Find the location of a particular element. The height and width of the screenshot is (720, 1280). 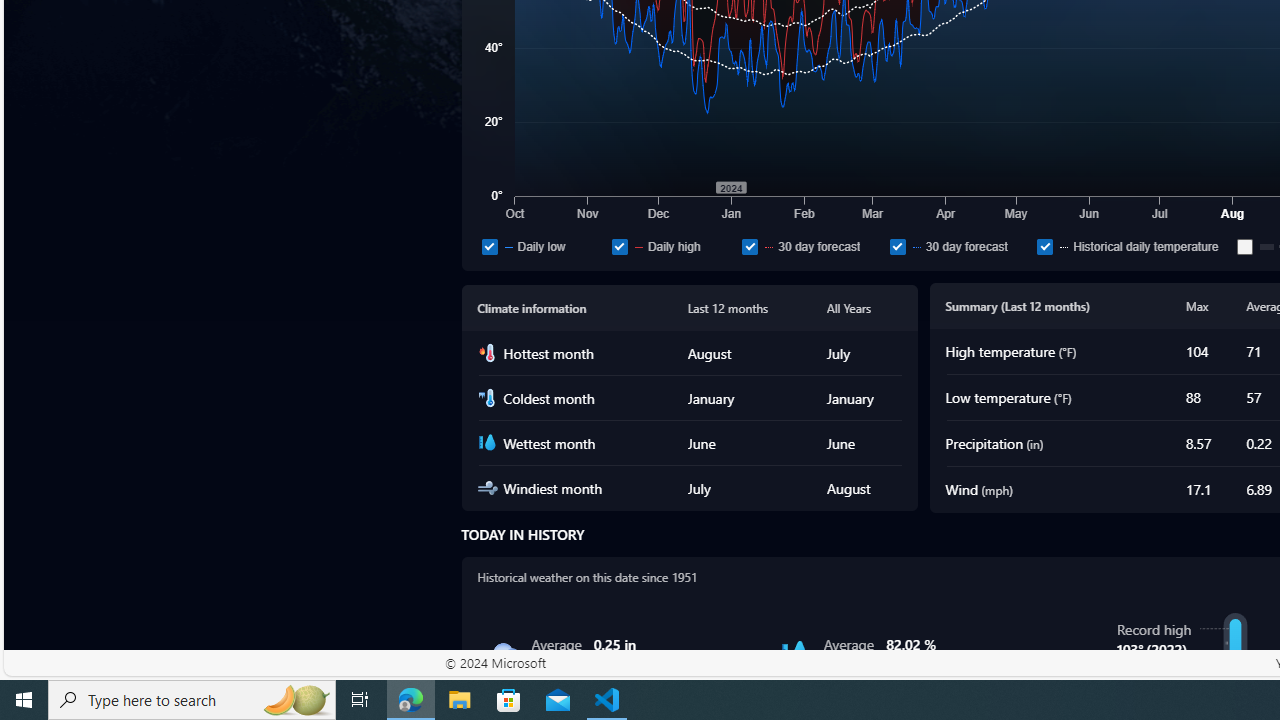

'Daily low' is located at coordinates (489, 245).